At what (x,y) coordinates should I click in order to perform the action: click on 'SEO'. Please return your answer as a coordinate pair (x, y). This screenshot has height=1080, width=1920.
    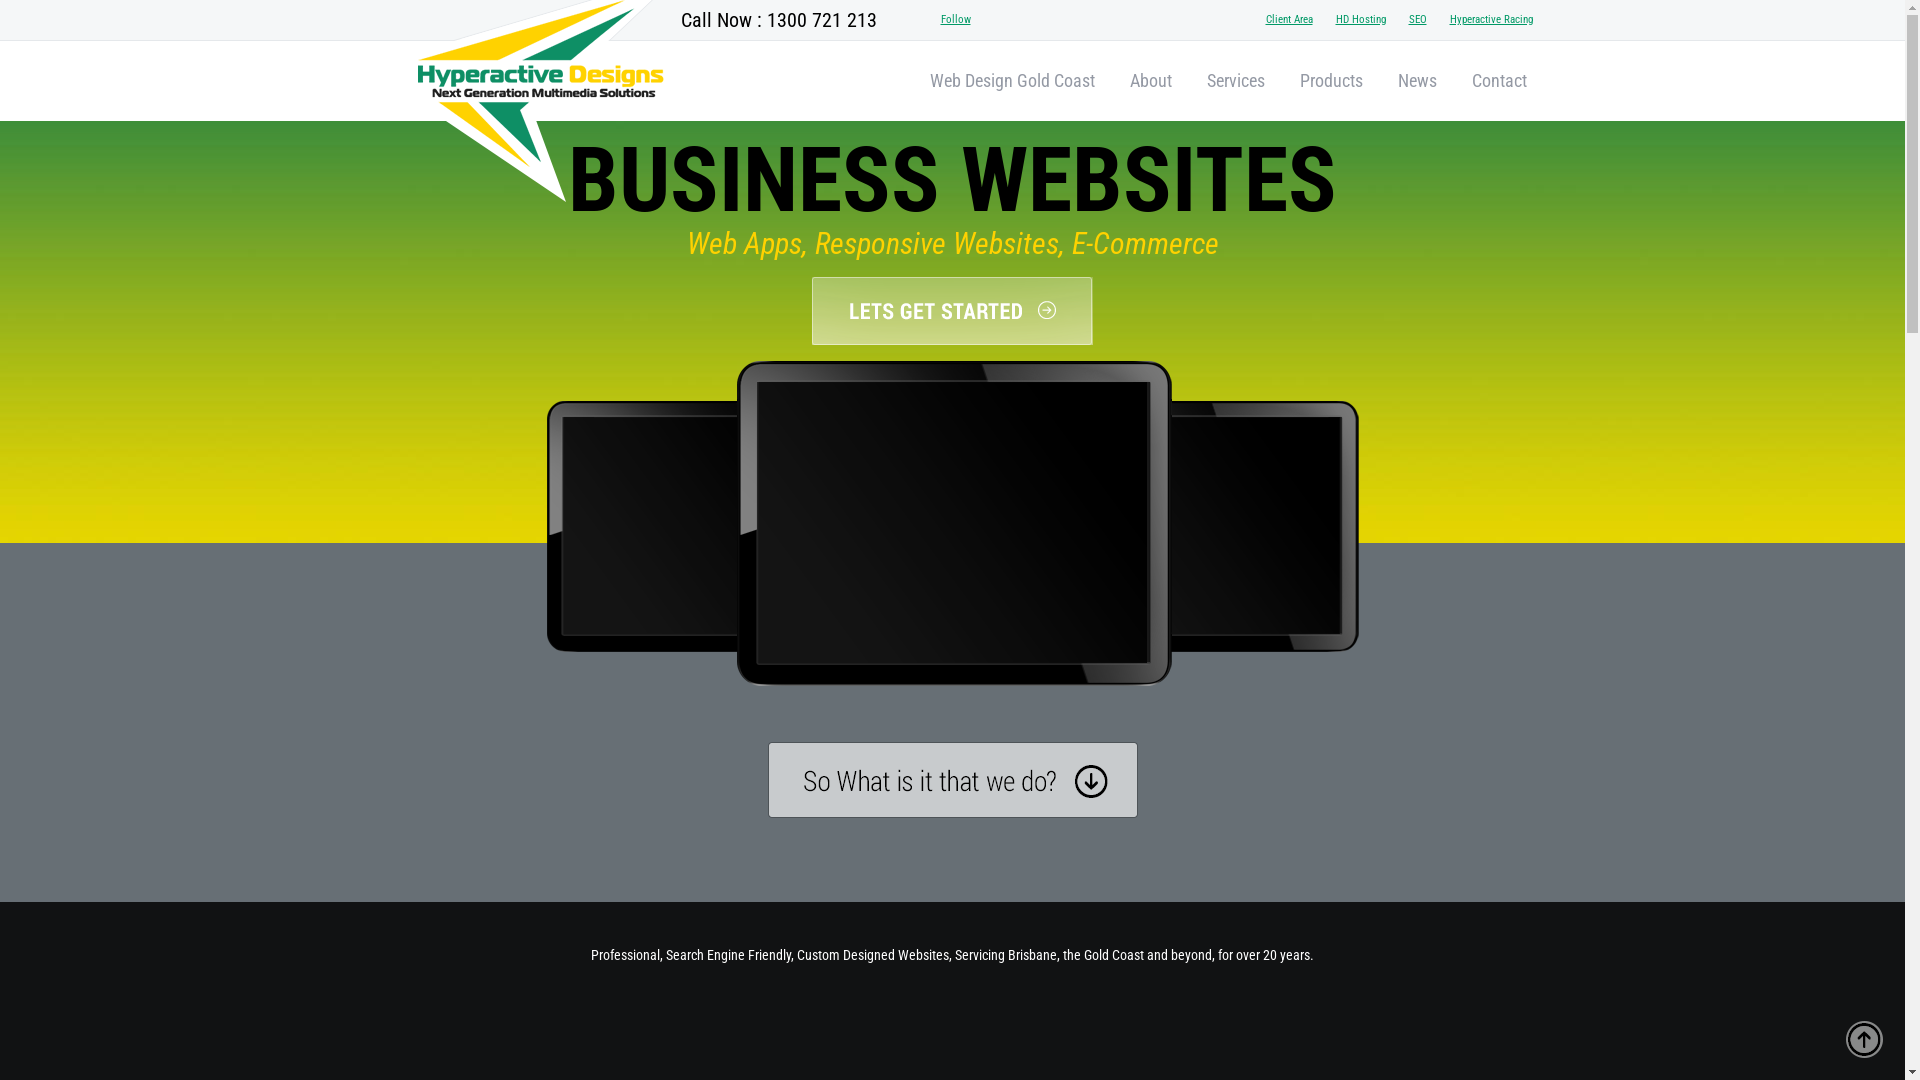
    Looking at the image, I should click on (1396, 19).